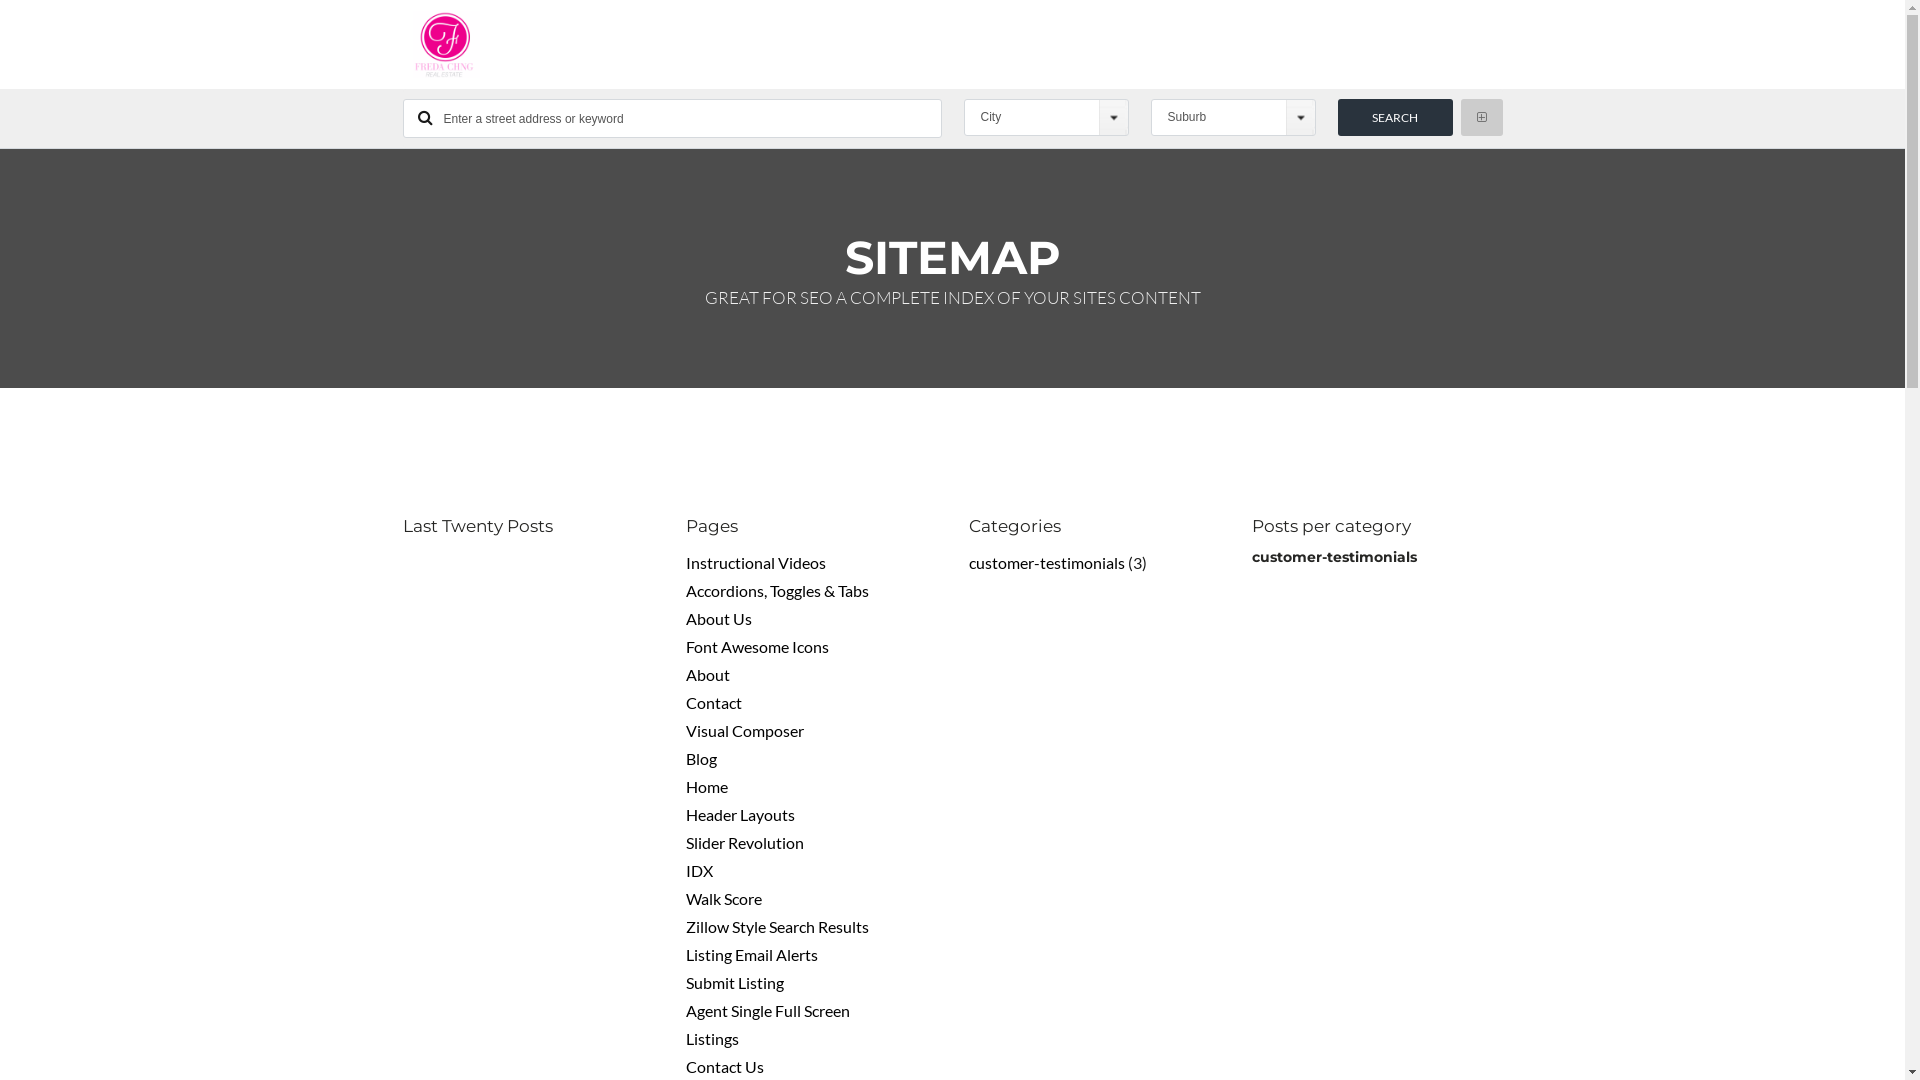 This screenshot has width=1920, height=1080. What do you see at coordinates (714, 701) in the screenshot?
I see `'Contact'` at bounding box center [714, 701].